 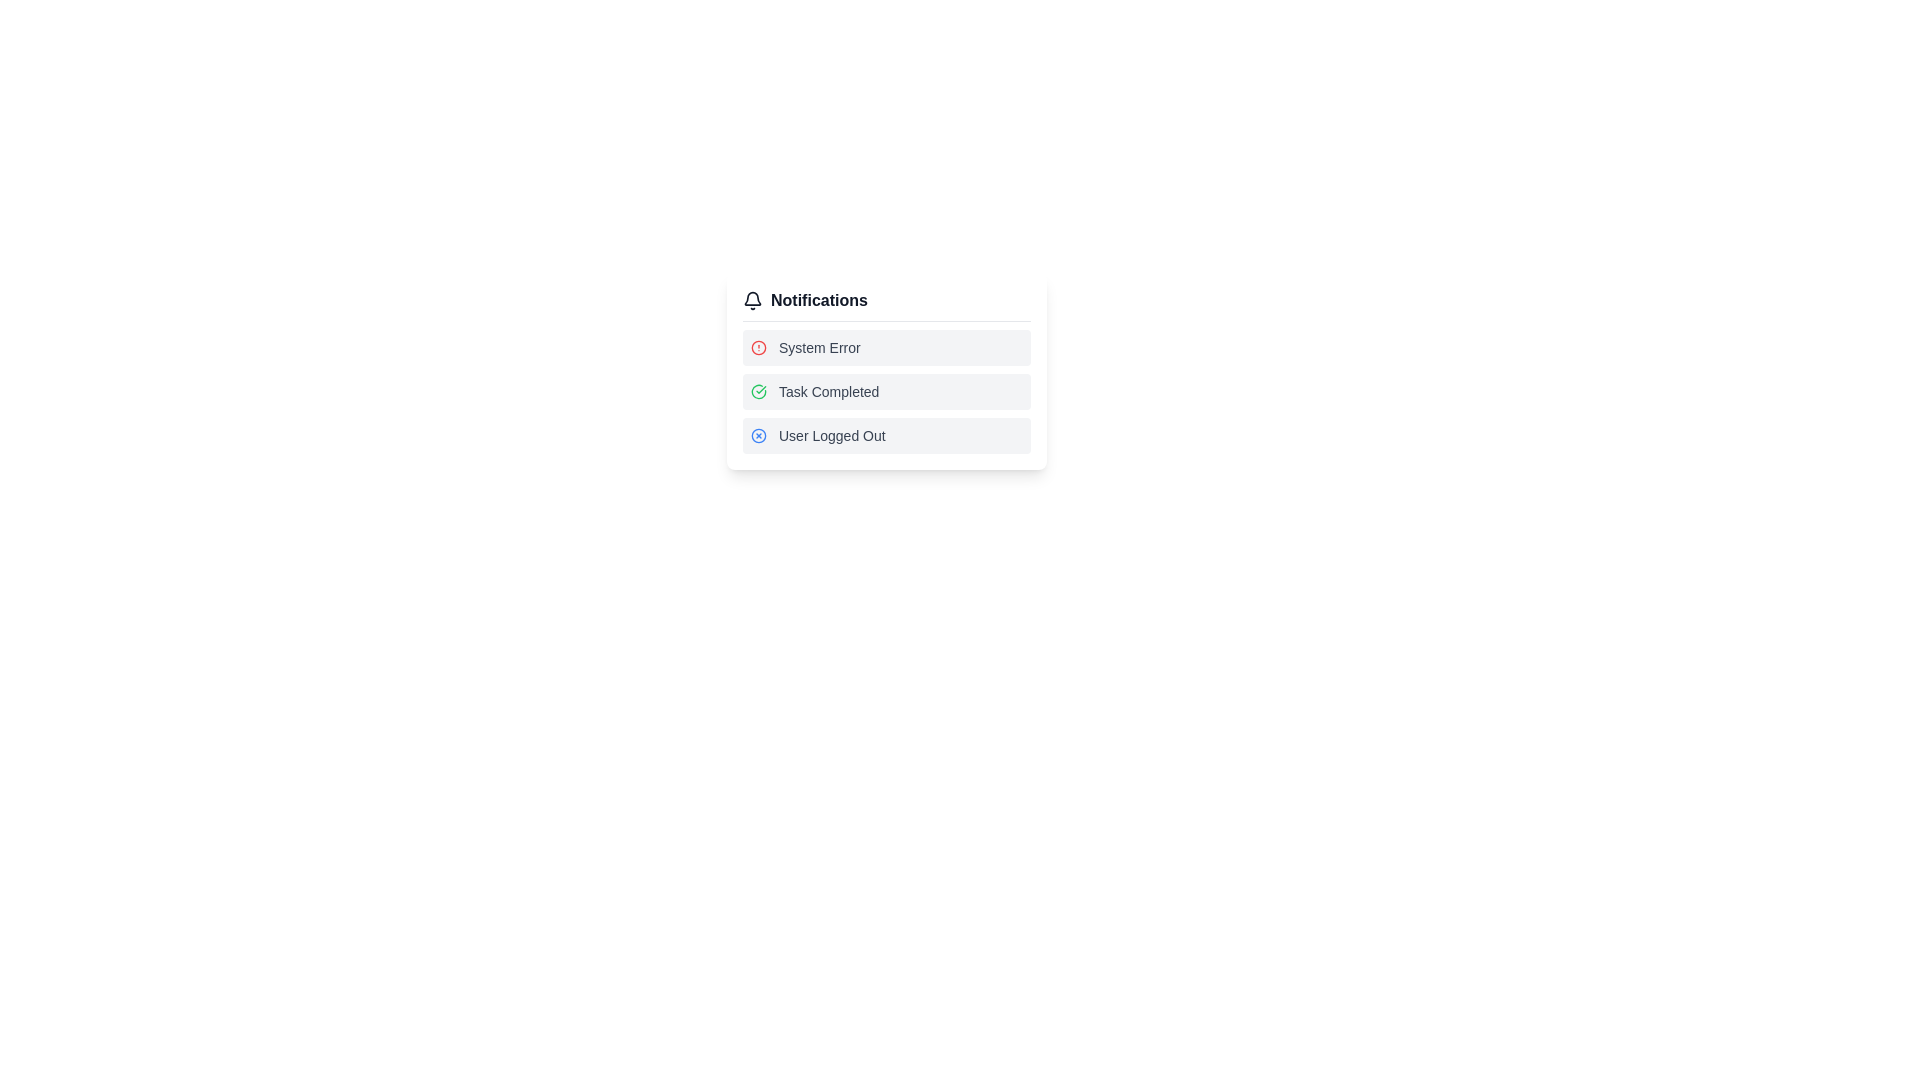 What do you see at coordinates (886, 346) in the screenshot?
I see `the notification labeled 'System Error' which is the first item in a vertical list within a white card` at bounding box center [886, 346].